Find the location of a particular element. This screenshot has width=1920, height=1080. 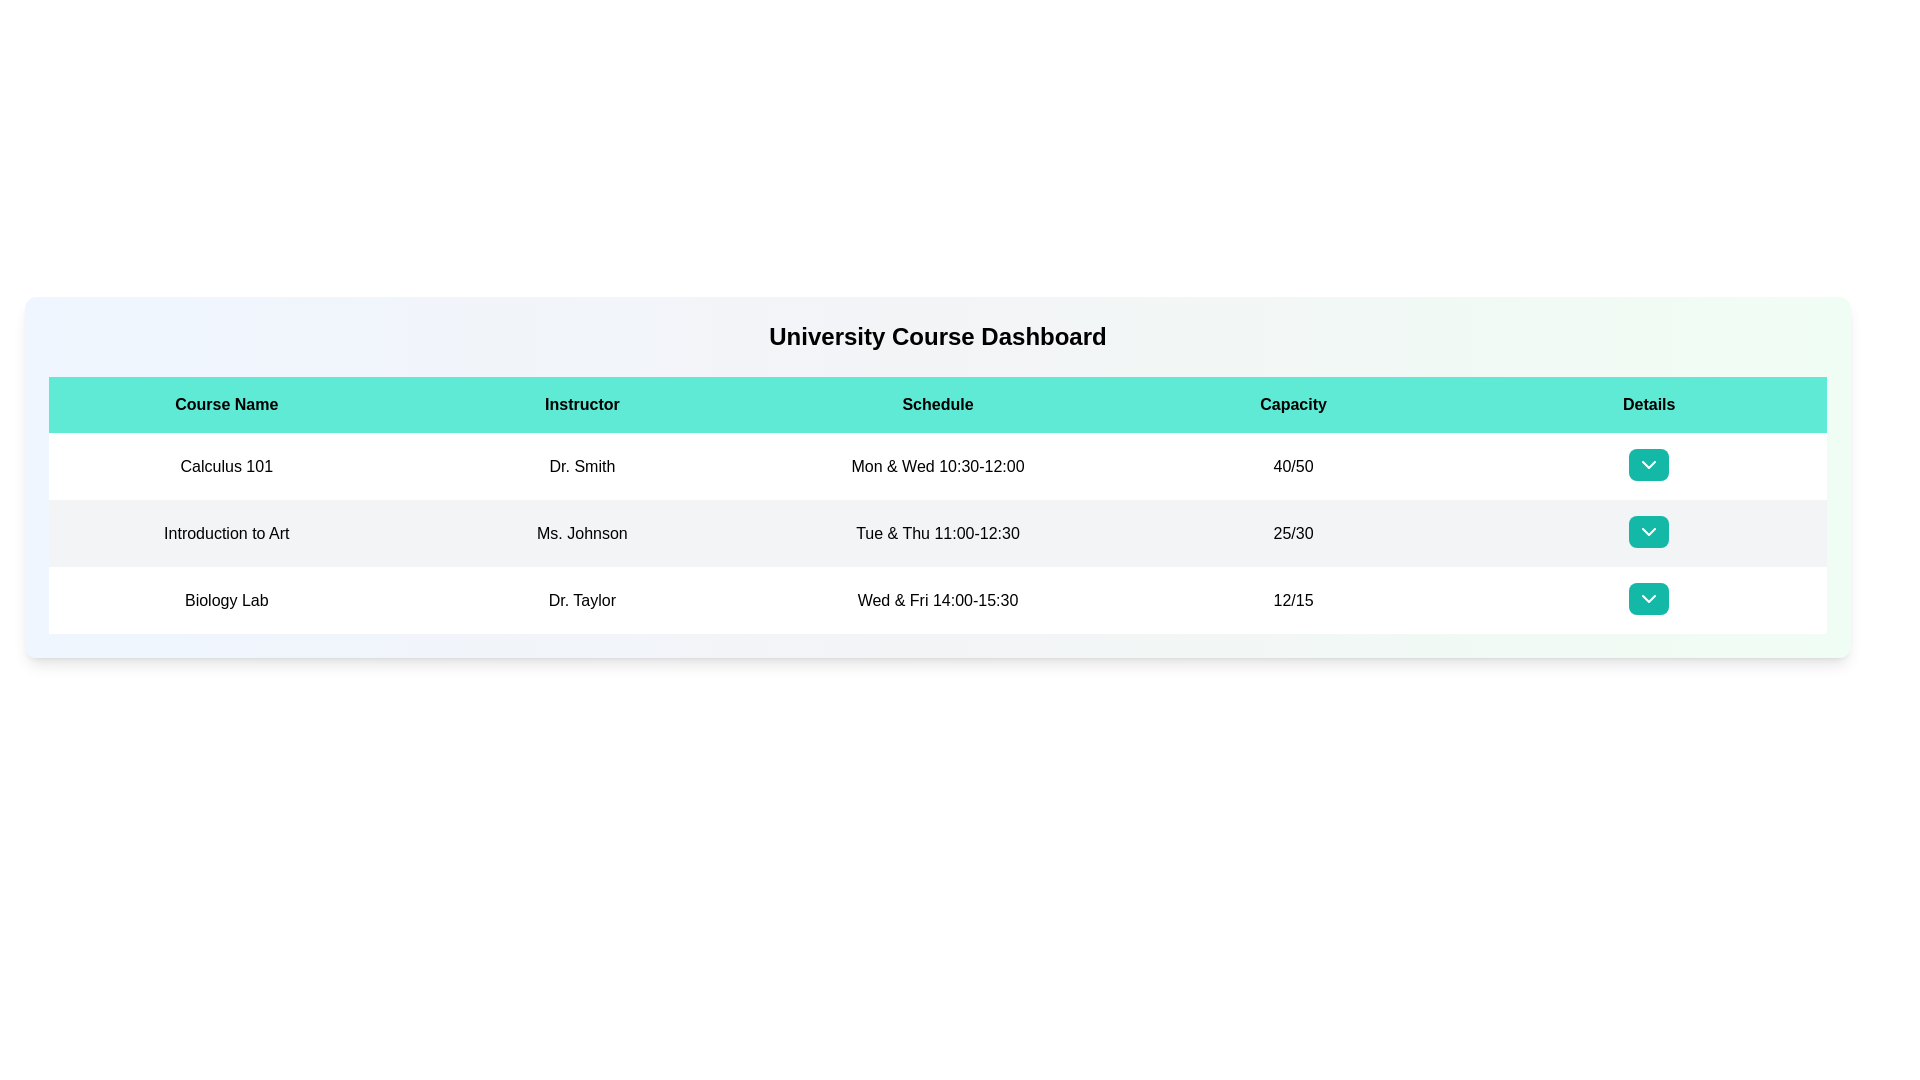

the Dropdown indicator icon located in the 'Details' column of the third row in the table for the 'Biology Lab' course entry is located at coordinates (1649, 597).